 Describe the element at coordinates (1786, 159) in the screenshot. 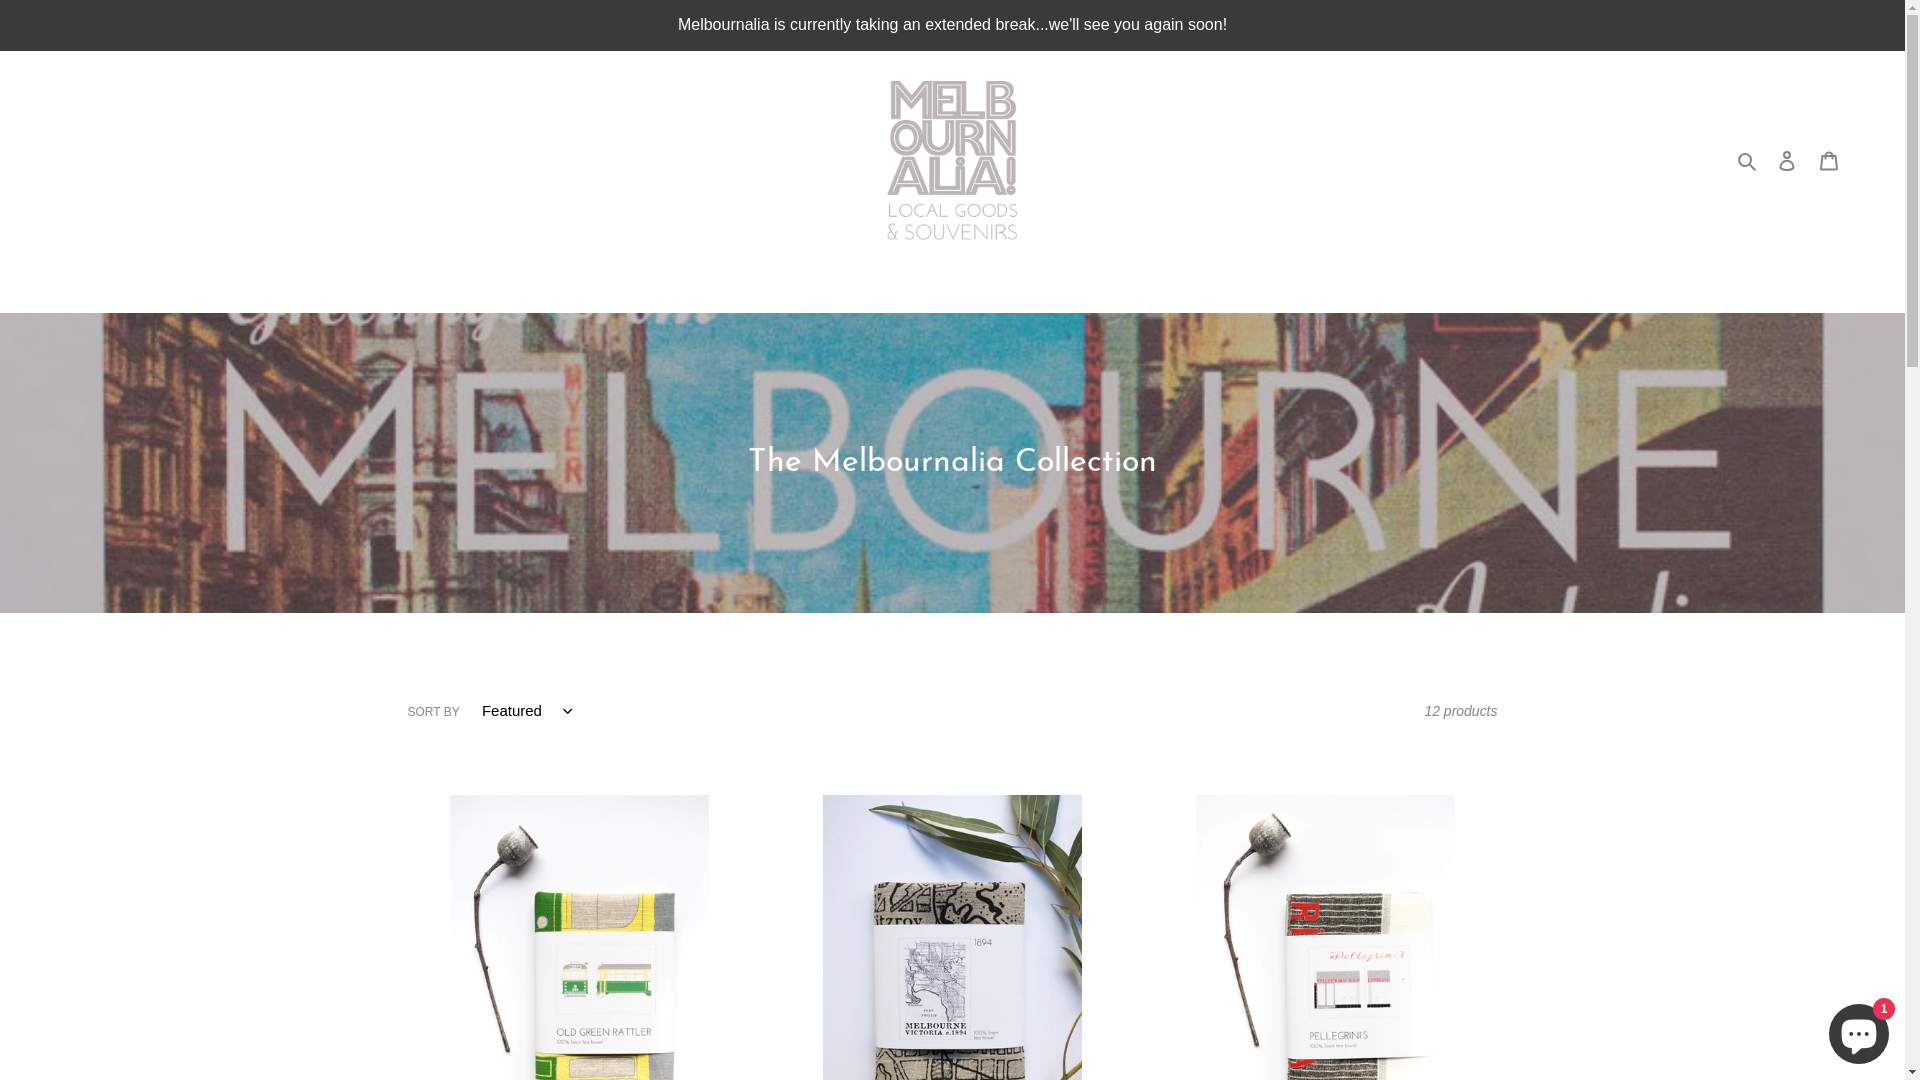

I see `'Log in'` at that location.